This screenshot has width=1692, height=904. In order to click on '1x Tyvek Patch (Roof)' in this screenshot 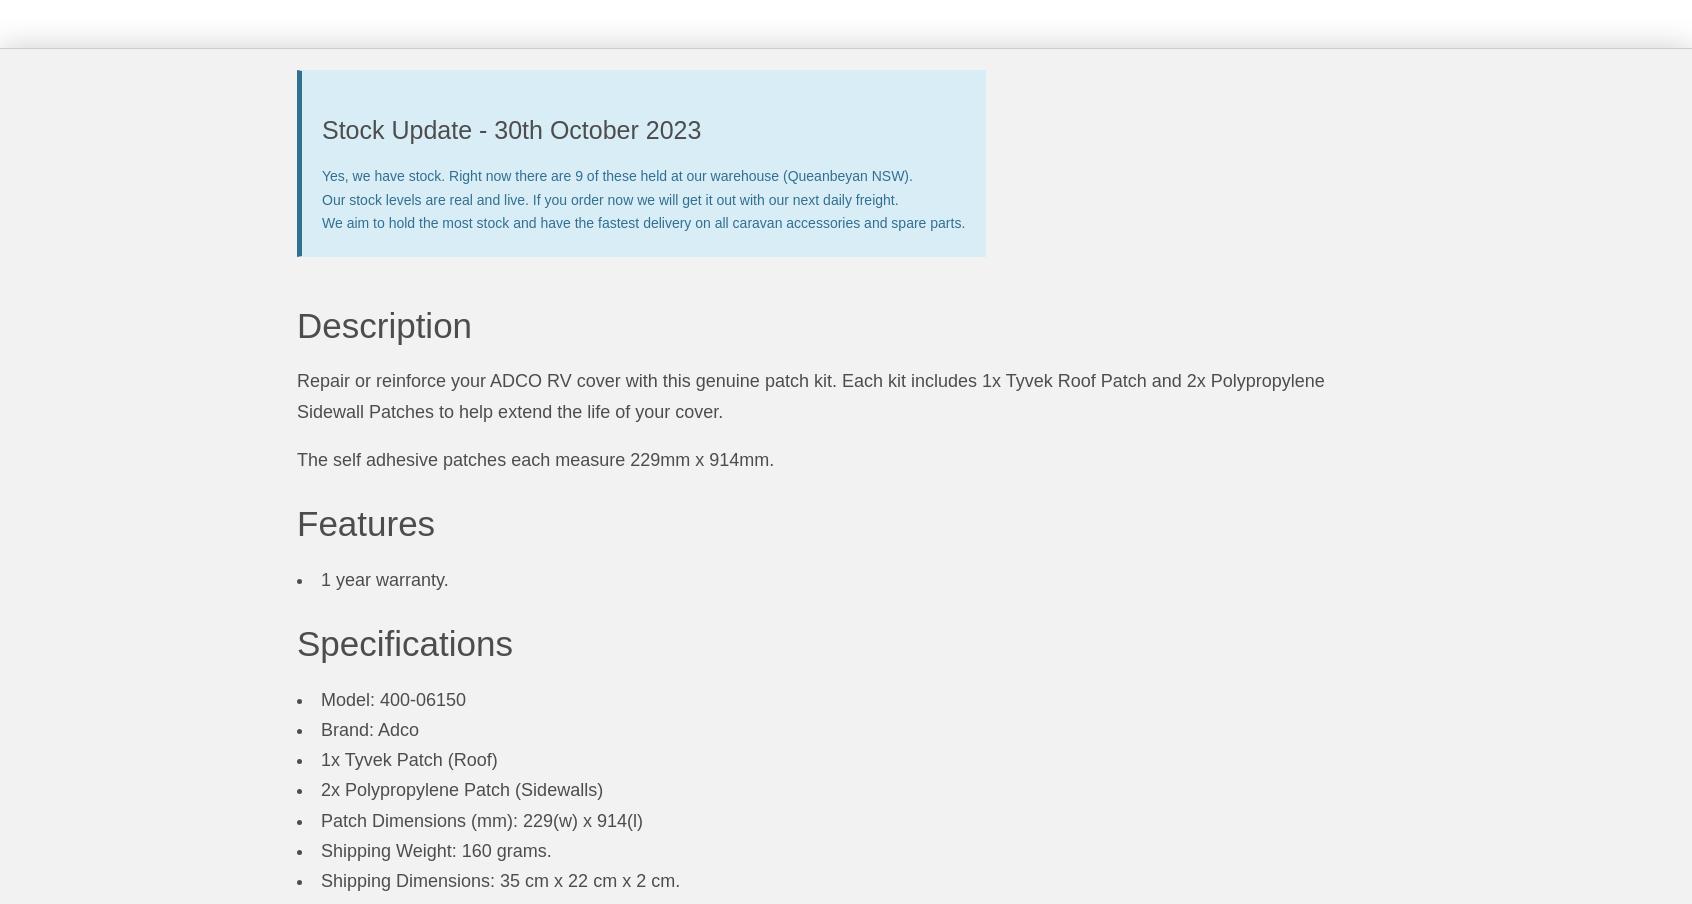, I will do `click(319, 759)`.